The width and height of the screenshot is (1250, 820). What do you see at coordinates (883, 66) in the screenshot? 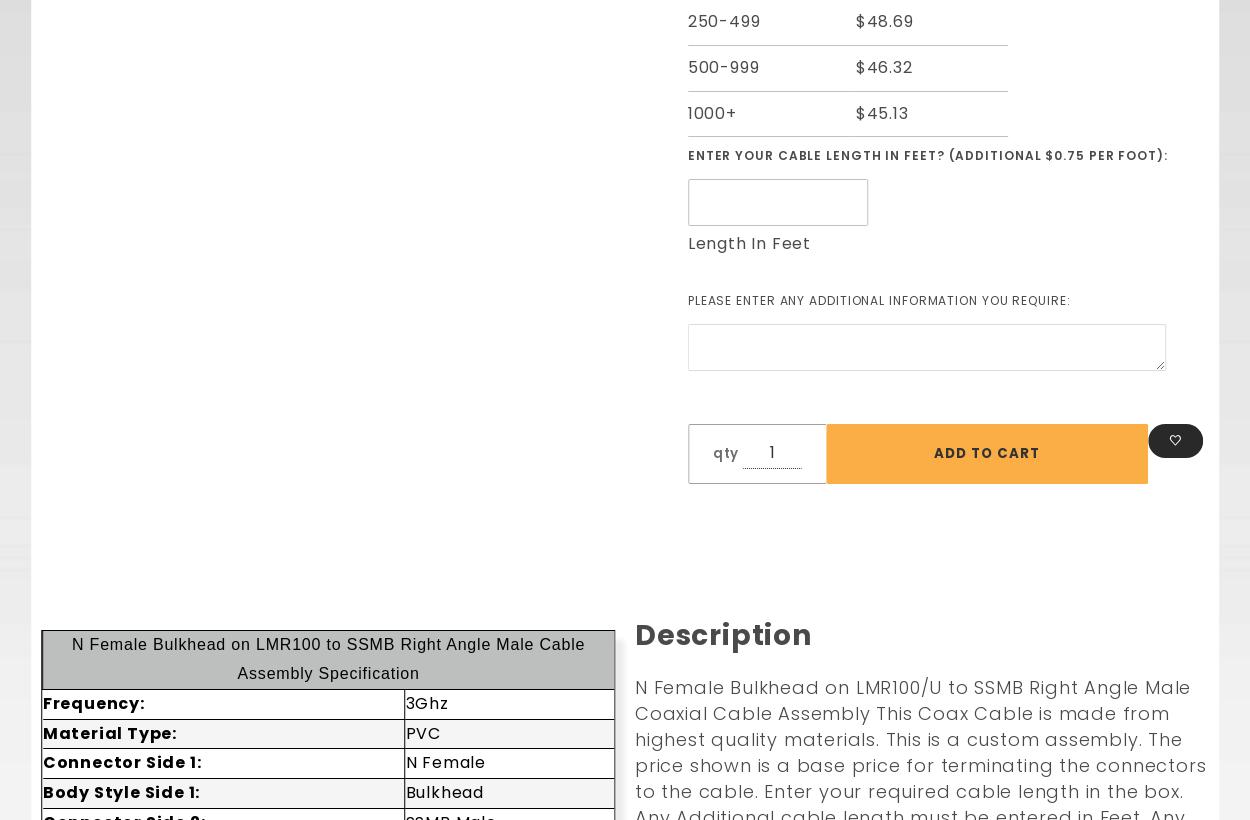
I see `'$46.32'` at bounding box center [883, 66].